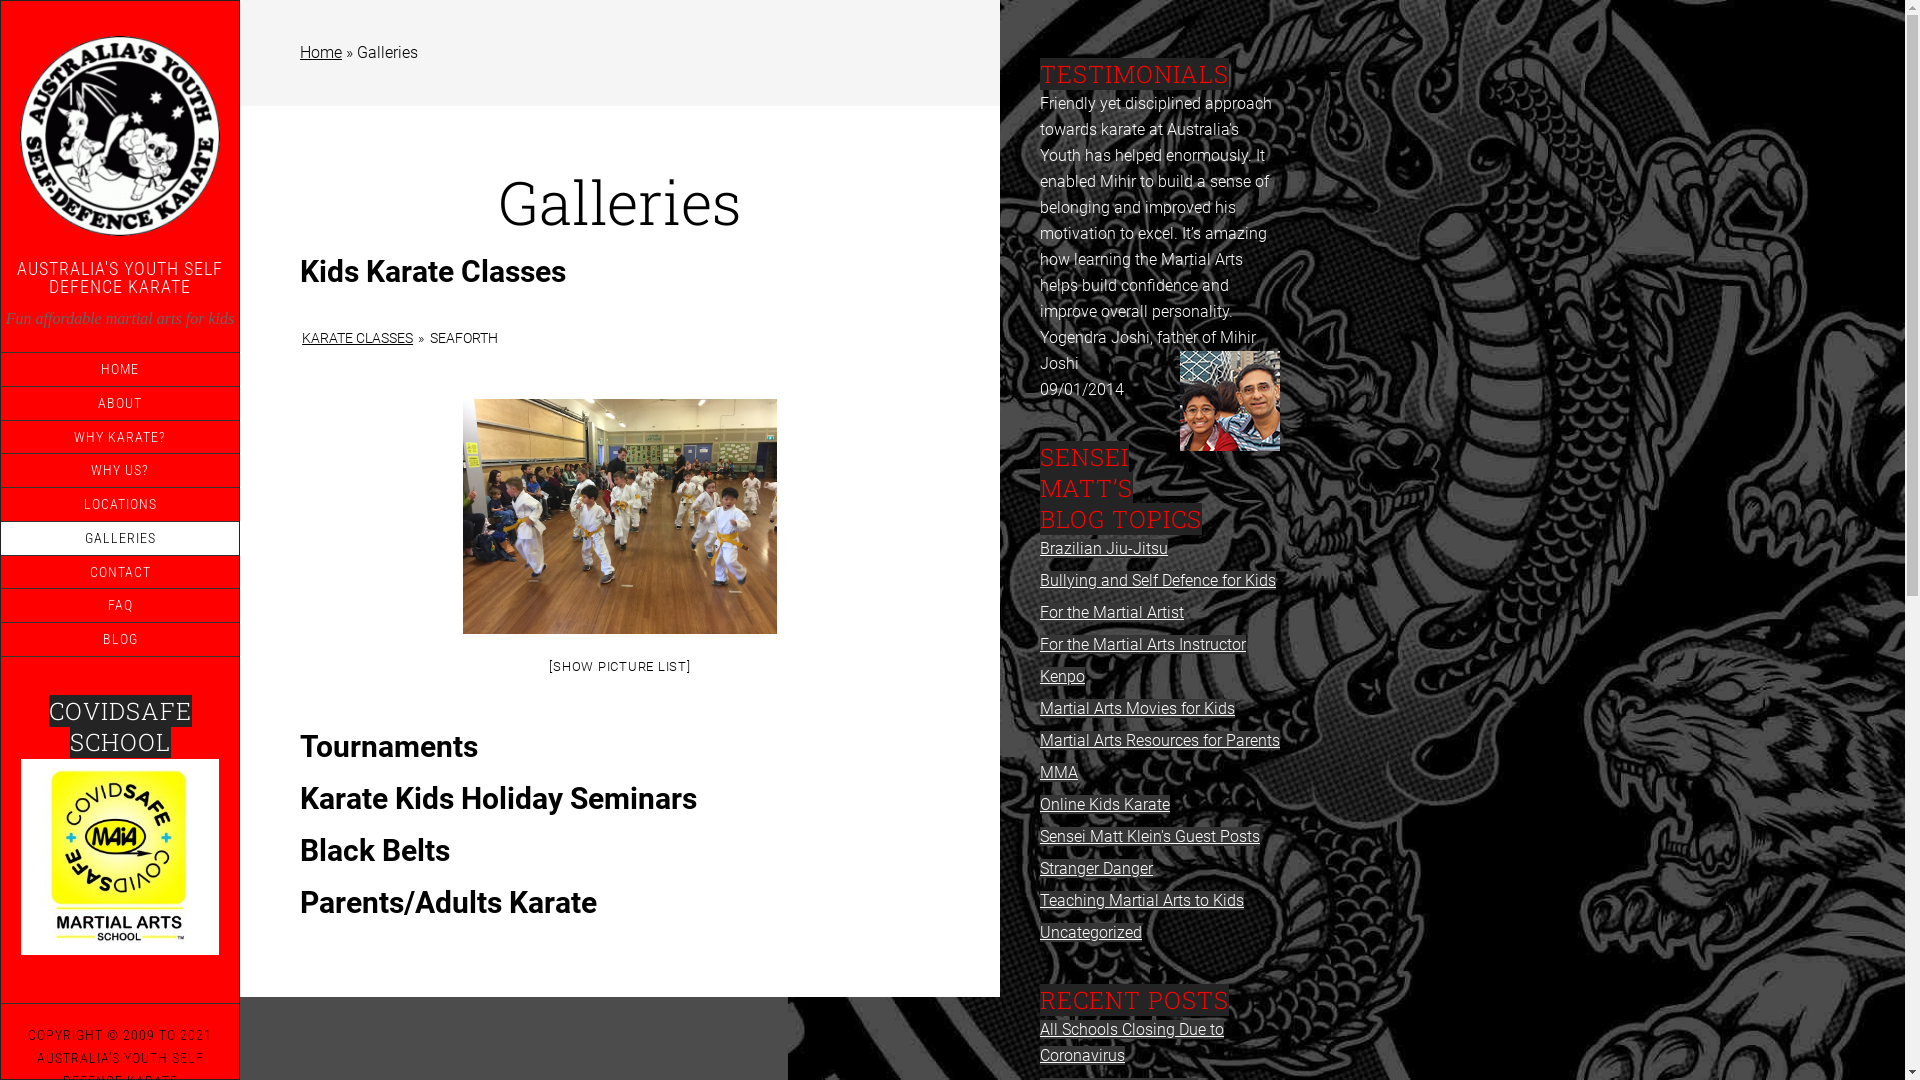  What do you see at coordinates (1150, 836) in the screenshot?
I see `'Sensei Matt Klein's Guest Posts'` at bounding box center [1150, 836].